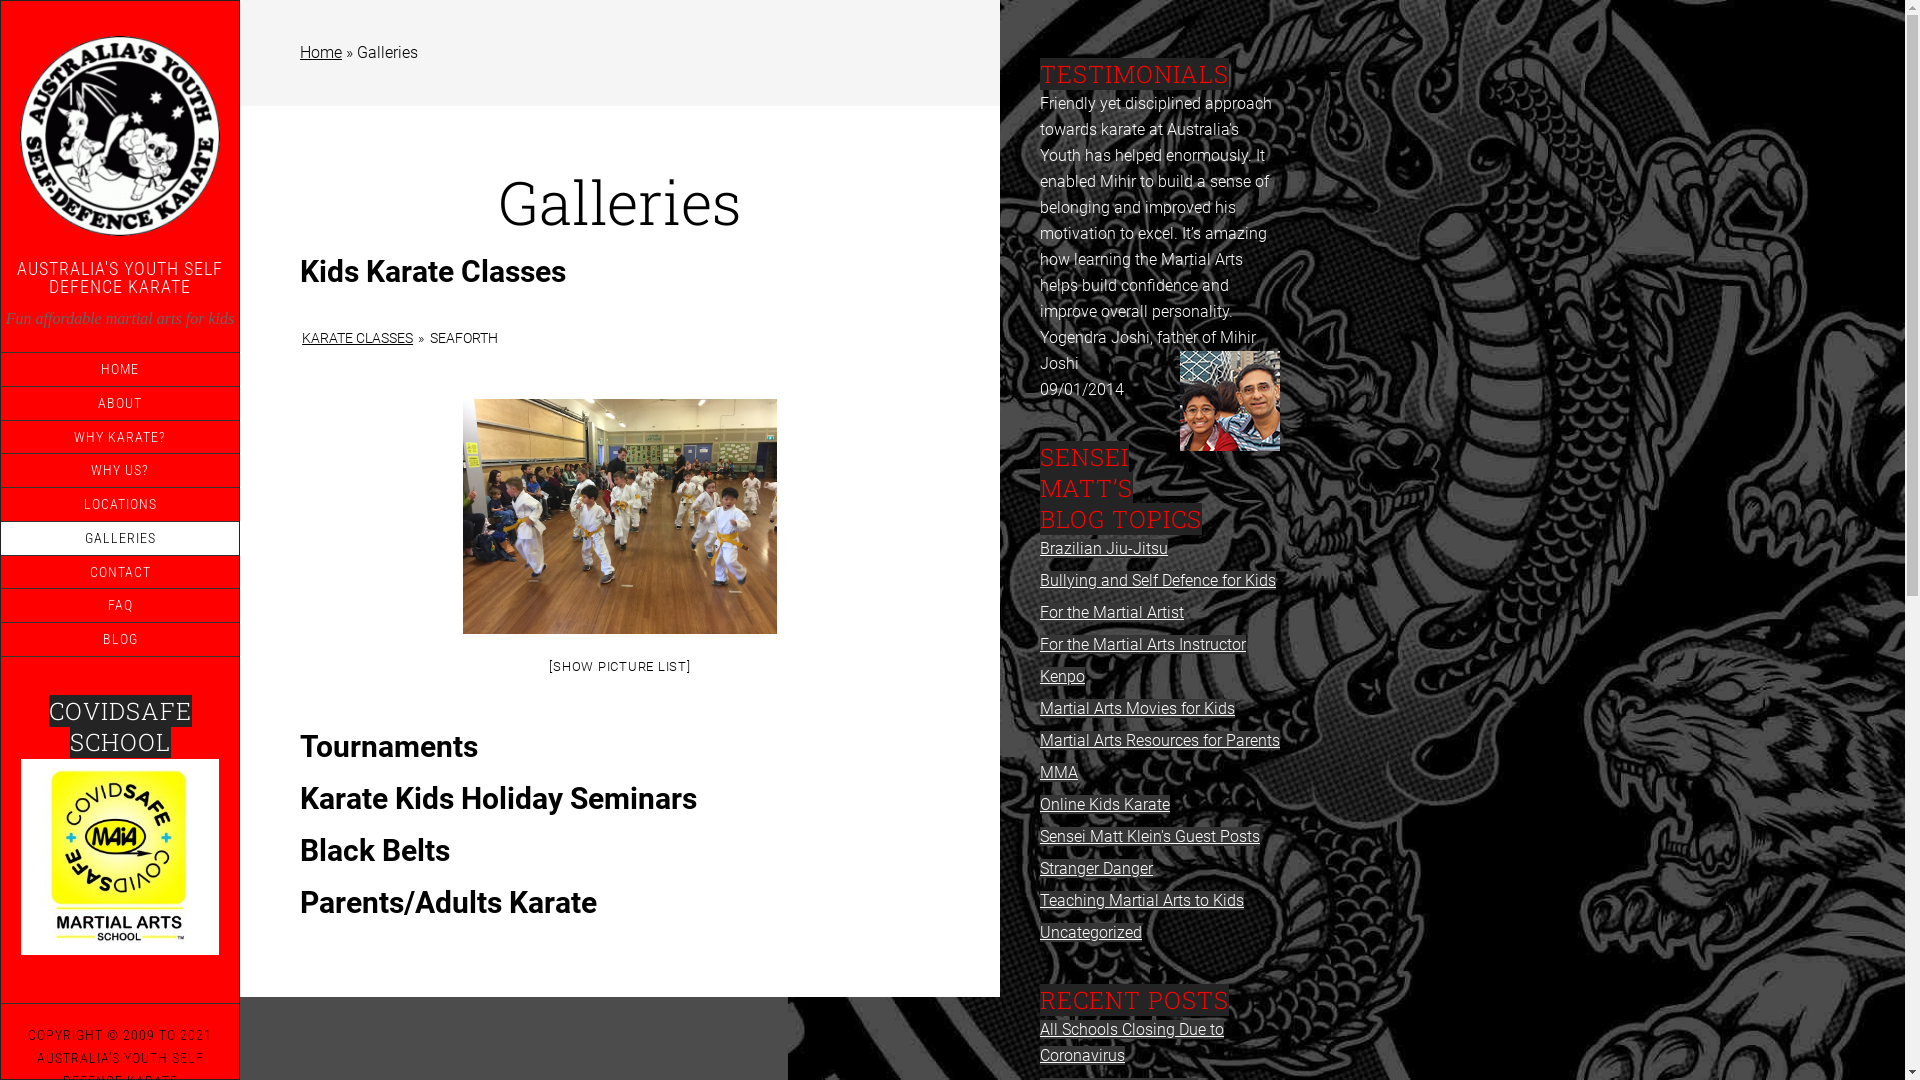  What do you see at coordinates (1150, 836) in the screenshot?
I see `'Sensei Matt Klein's Guest Posts'` at bounding box center [1150, 836].